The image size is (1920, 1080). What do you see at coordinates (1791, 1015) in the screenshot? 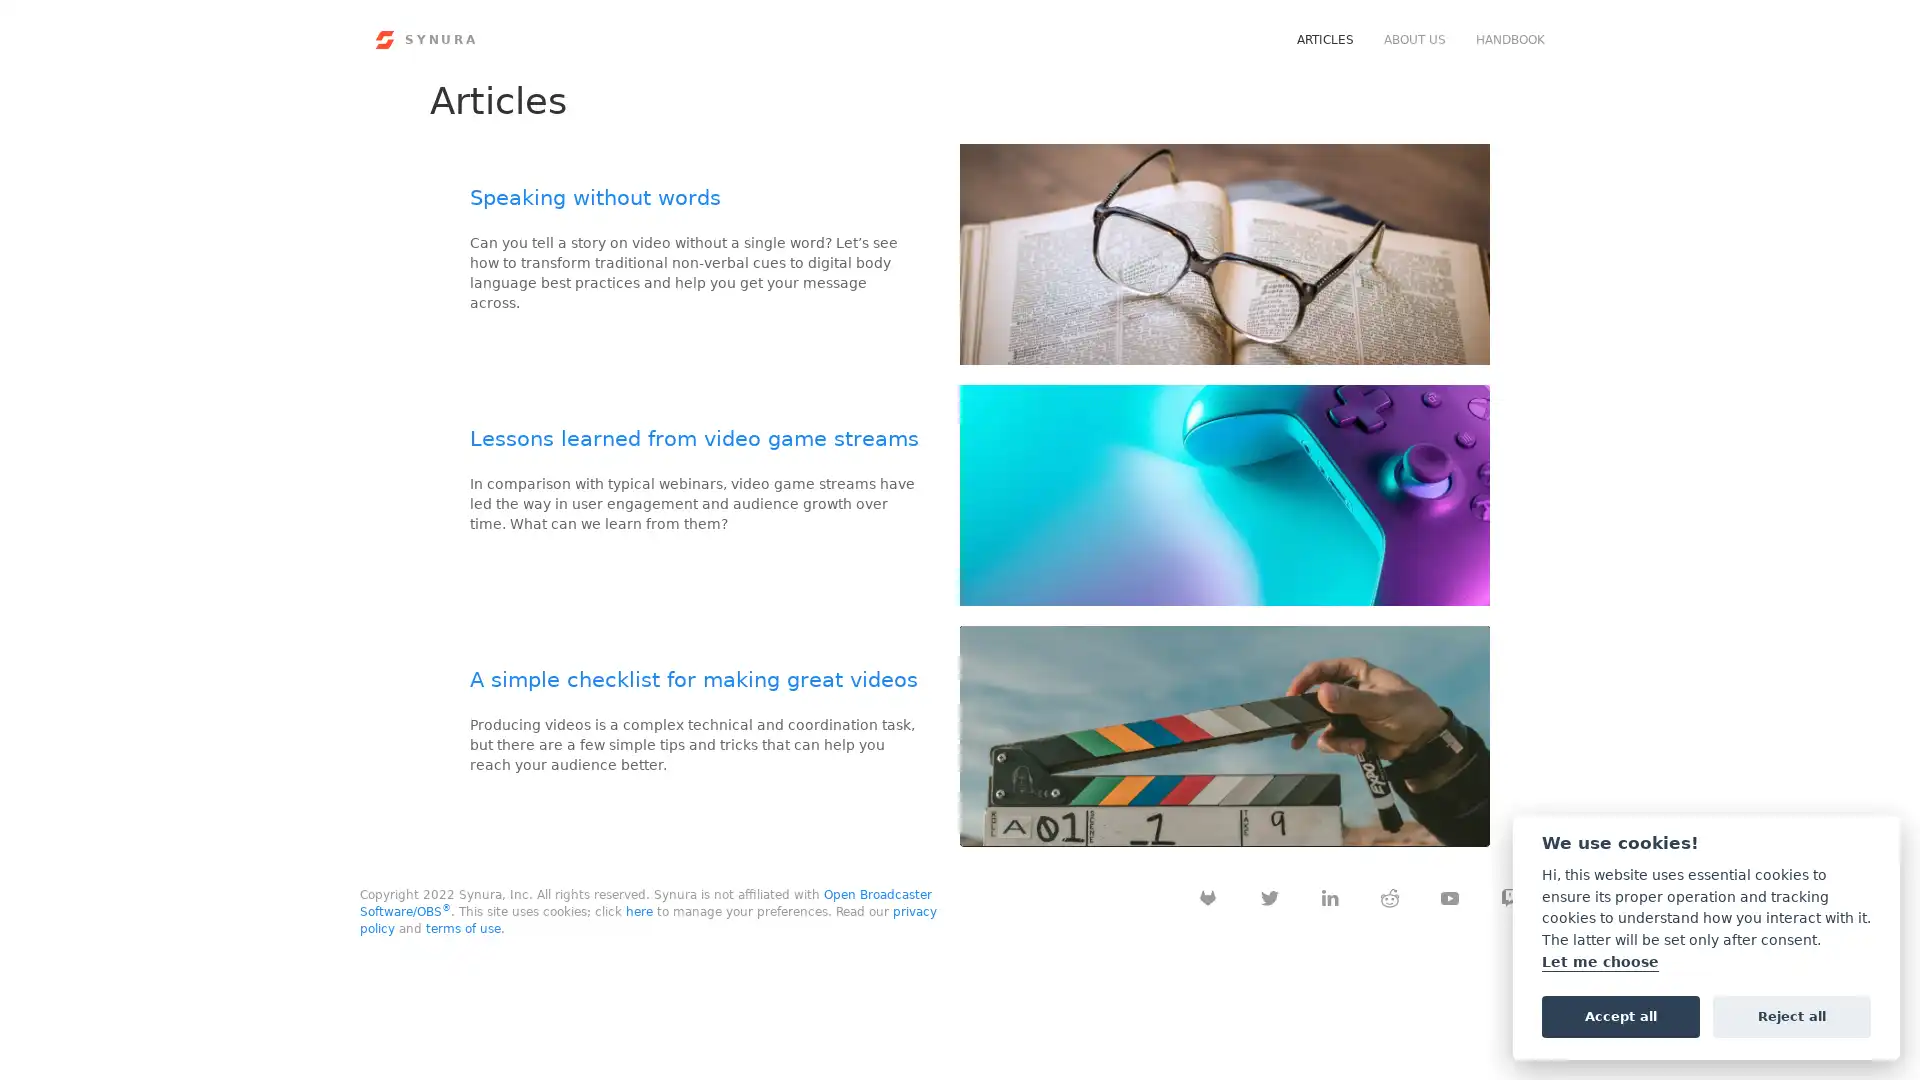
I see `Reject all` at bounding box center [1791, 1015].